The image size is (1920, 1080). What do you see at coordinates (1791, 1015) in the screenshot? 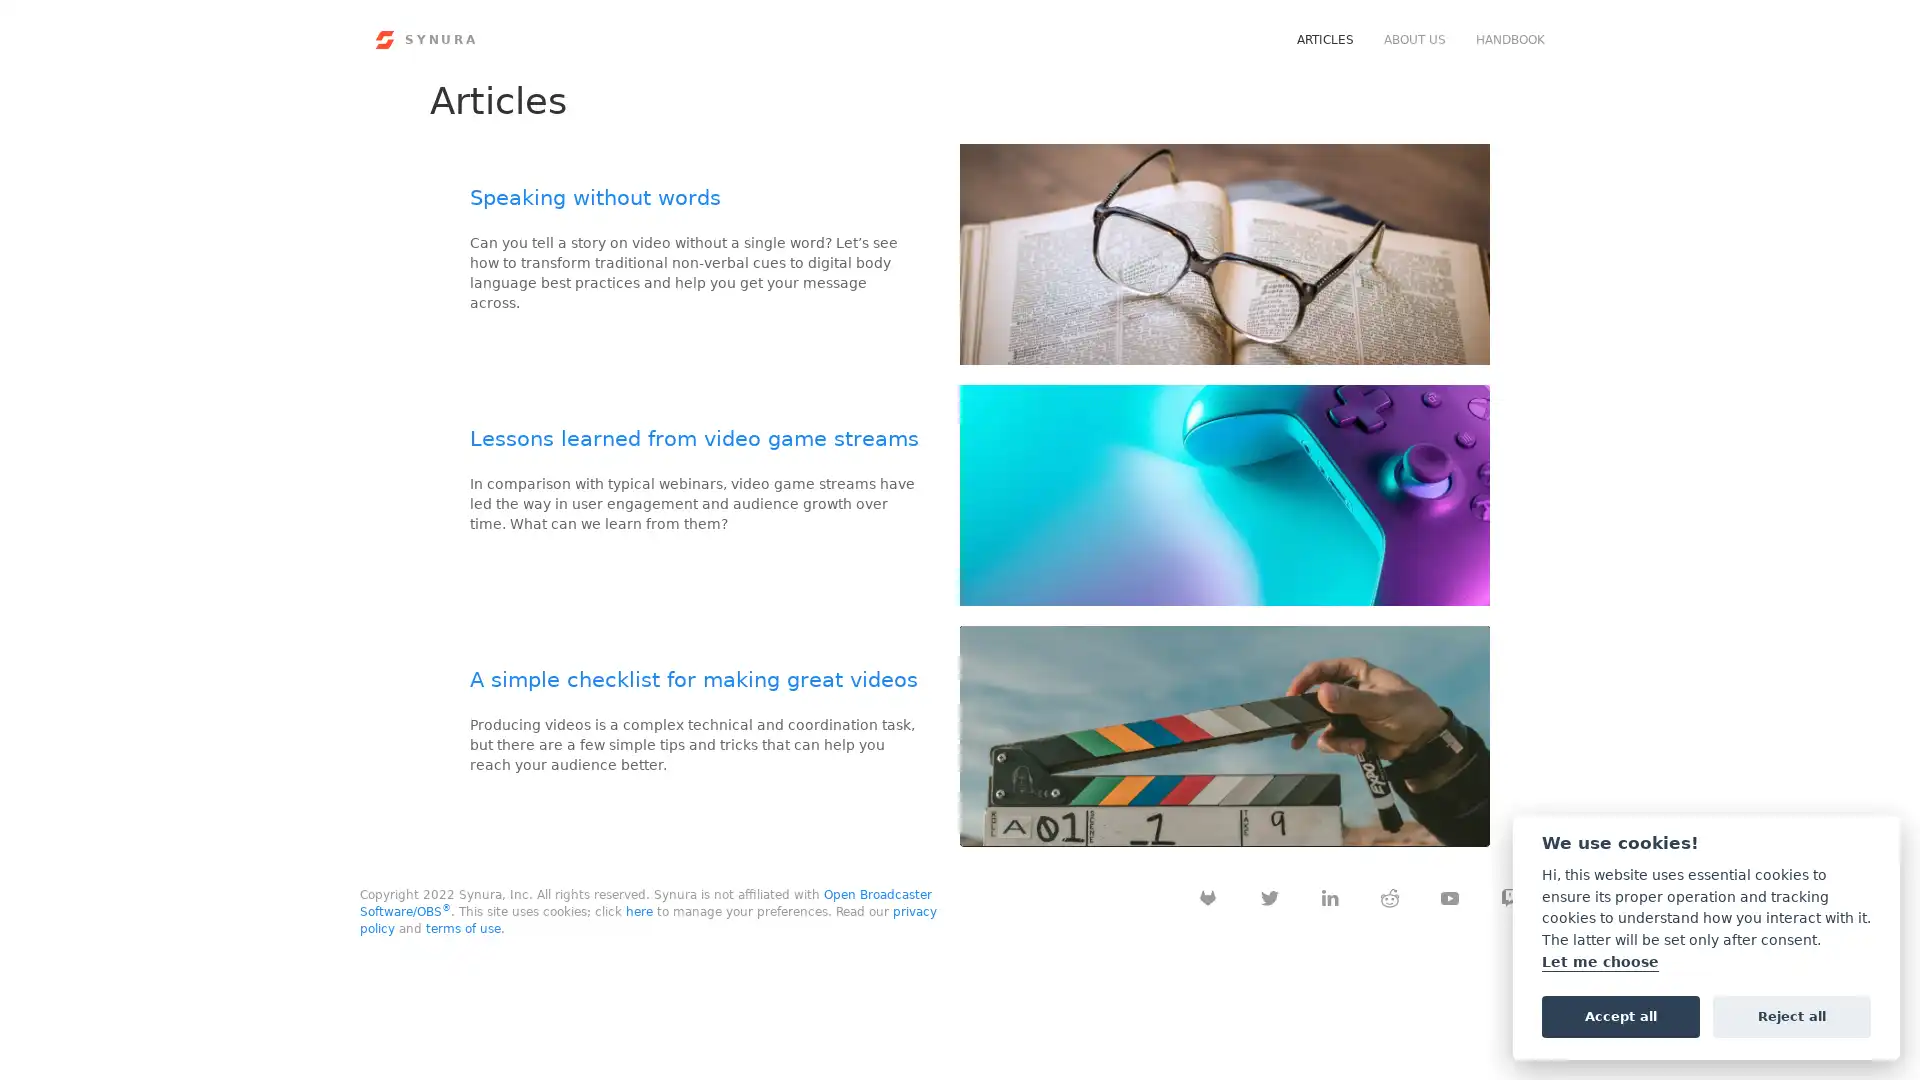
I see `Reject all` at bounding box center [1791, 1015].